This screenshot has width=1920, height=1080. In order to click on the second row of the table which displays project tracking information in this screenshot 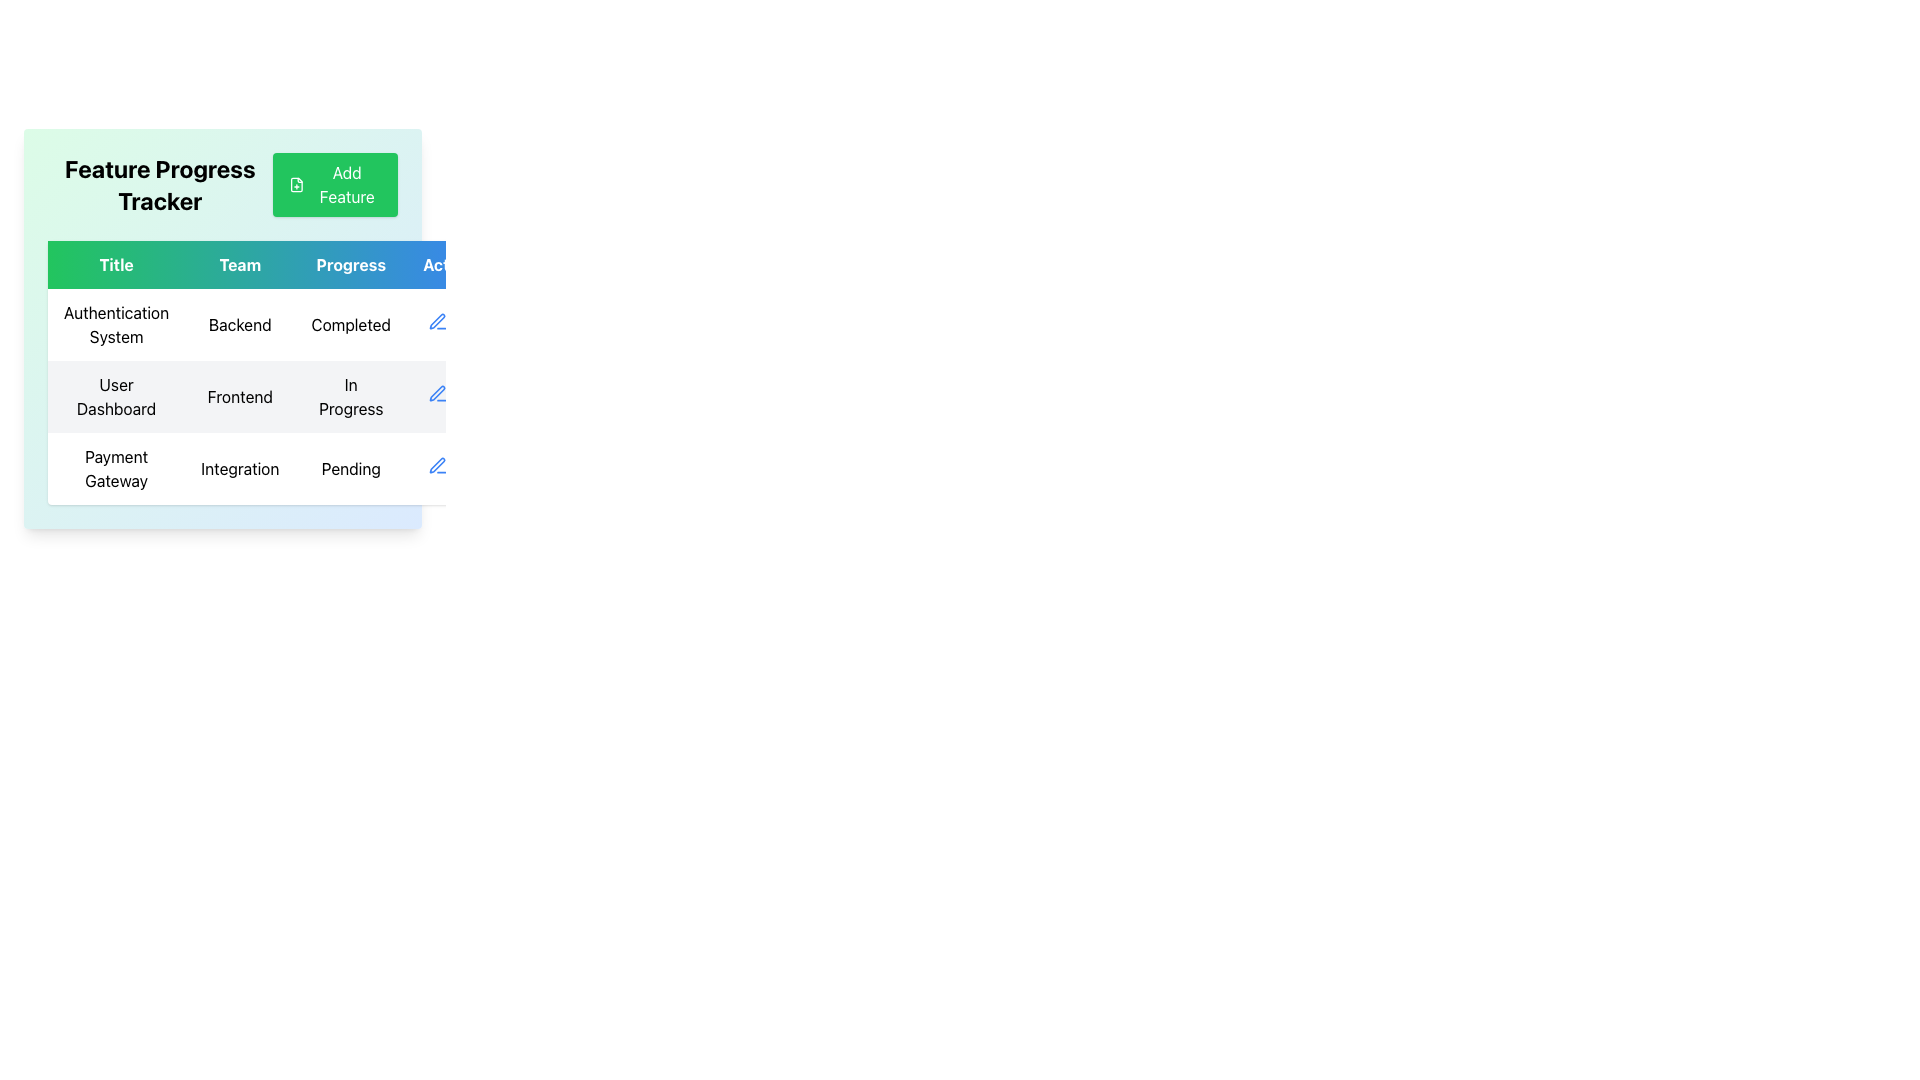, I will do `click(271, 397)`.